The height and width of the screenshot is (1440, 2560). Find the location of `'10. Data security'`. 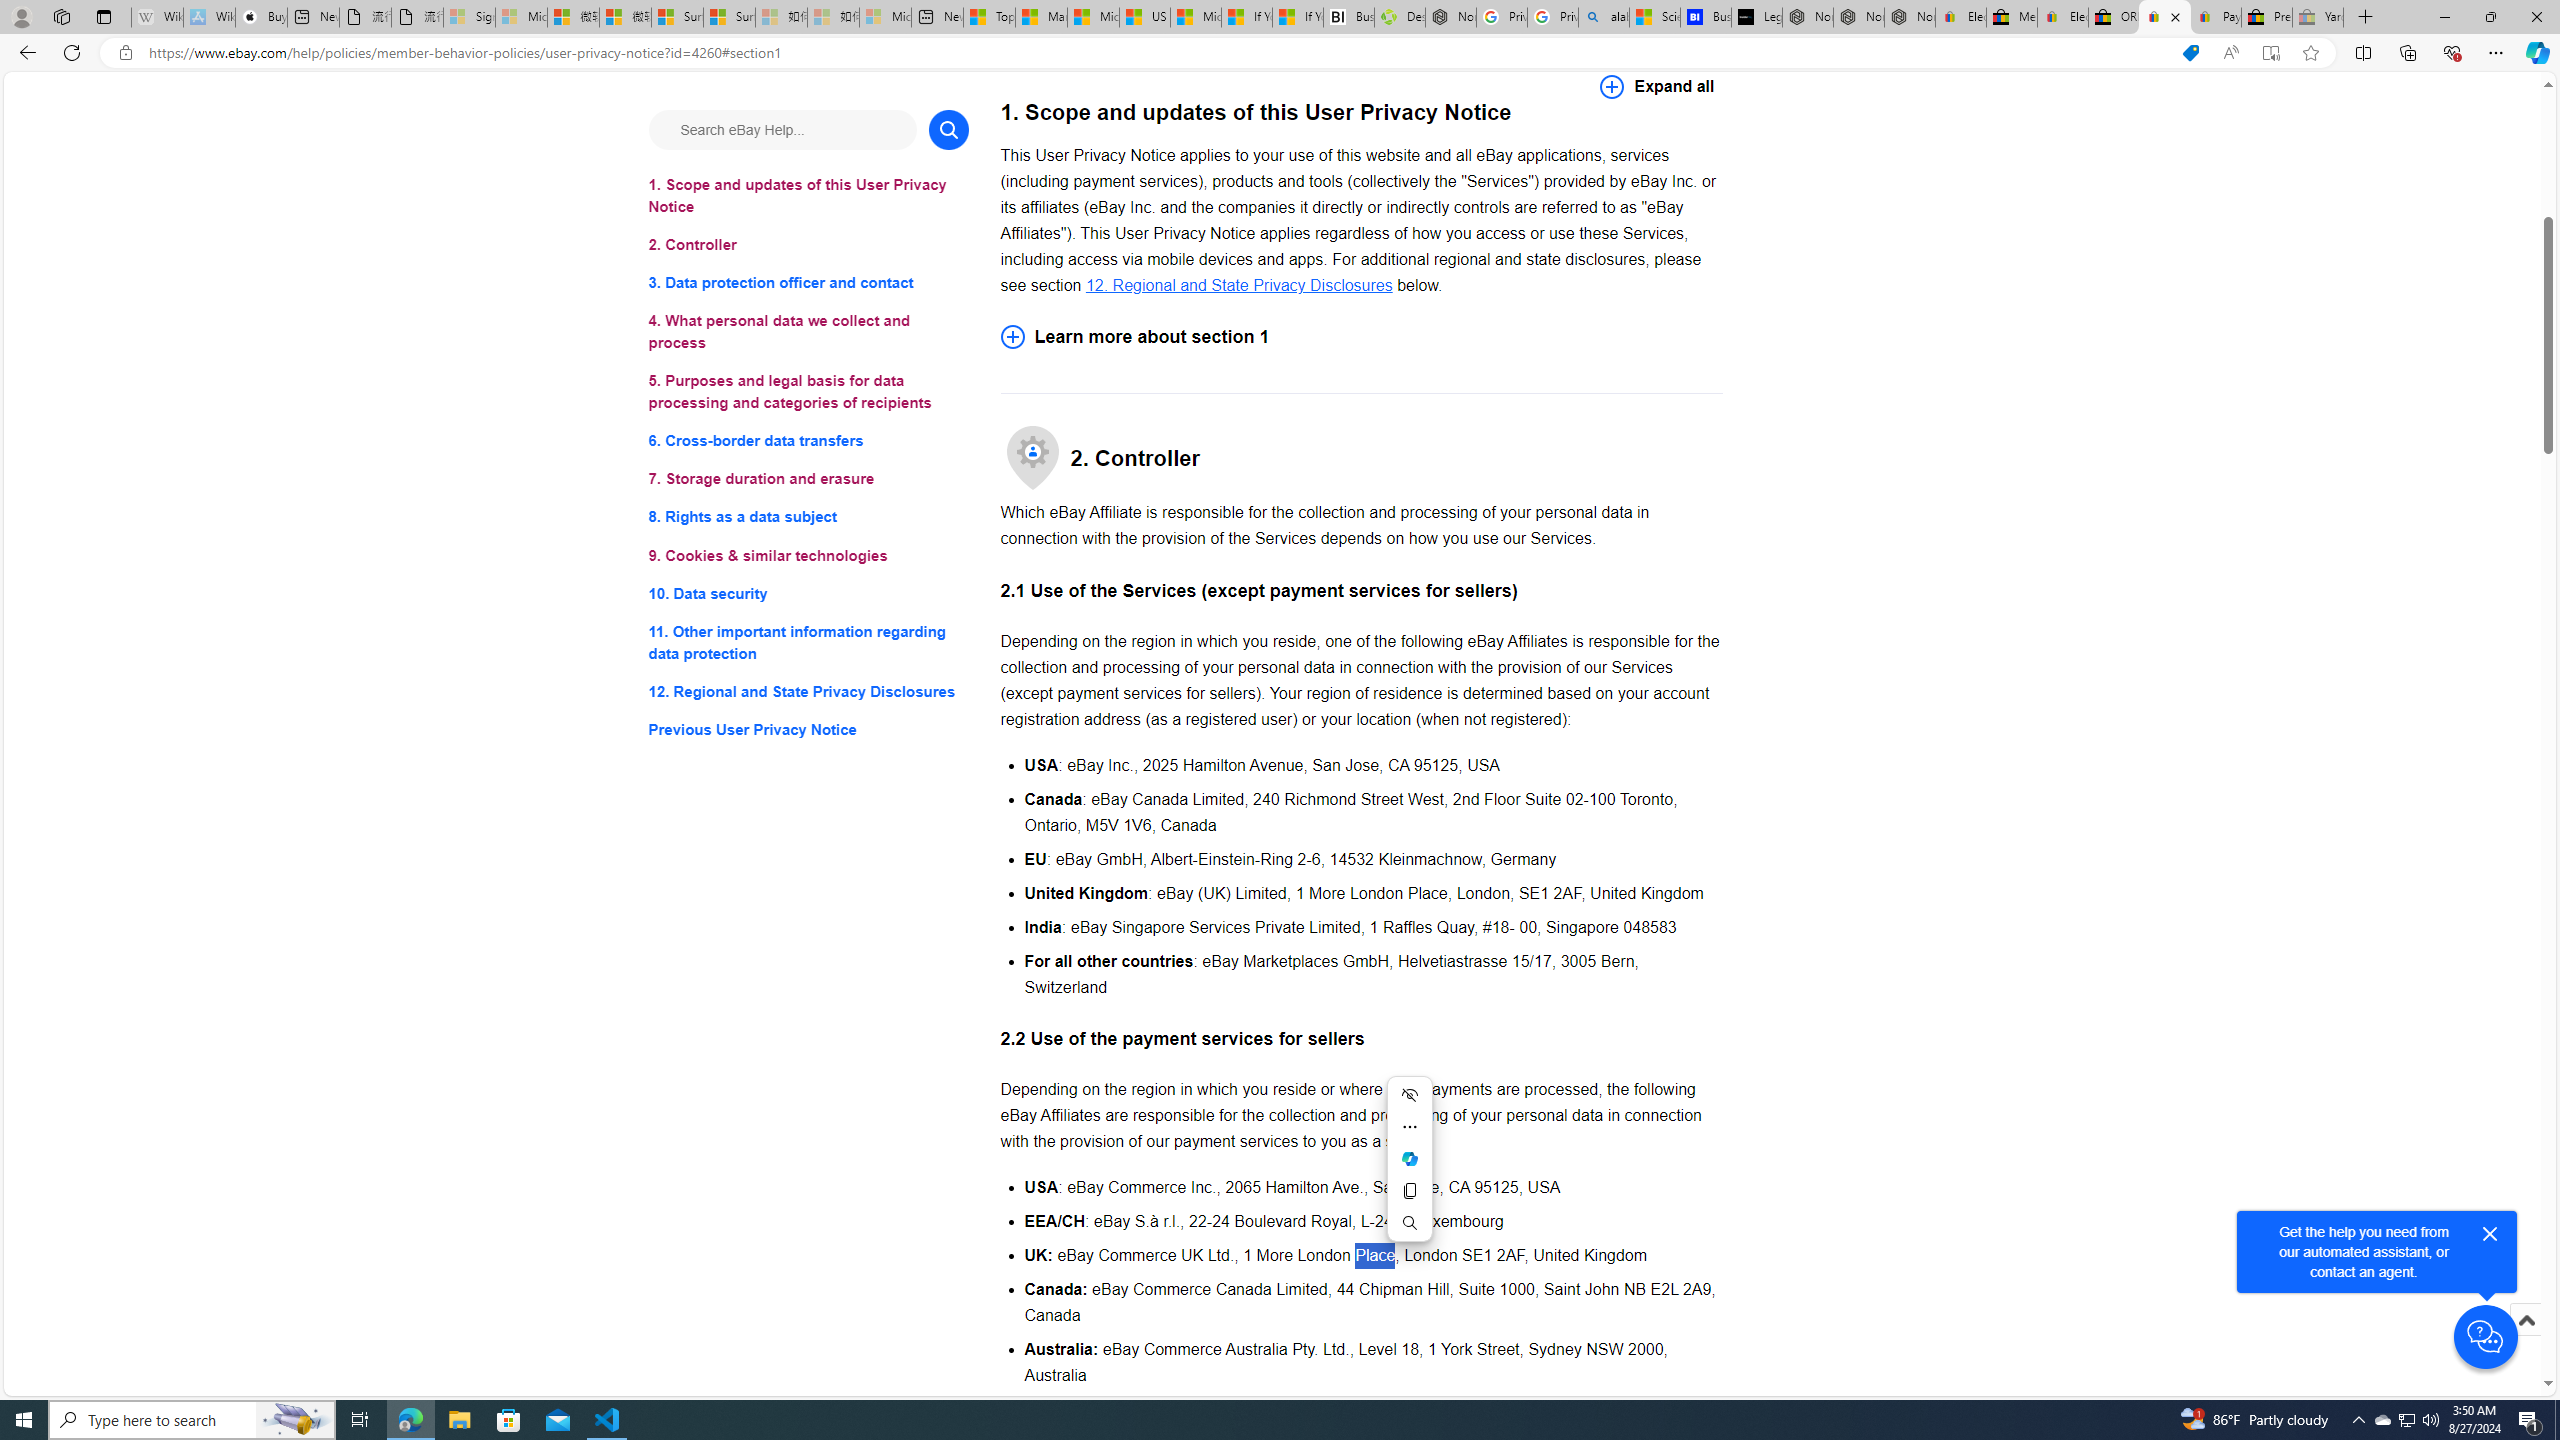

'10. Data security' is located at coordinates (807, 593).